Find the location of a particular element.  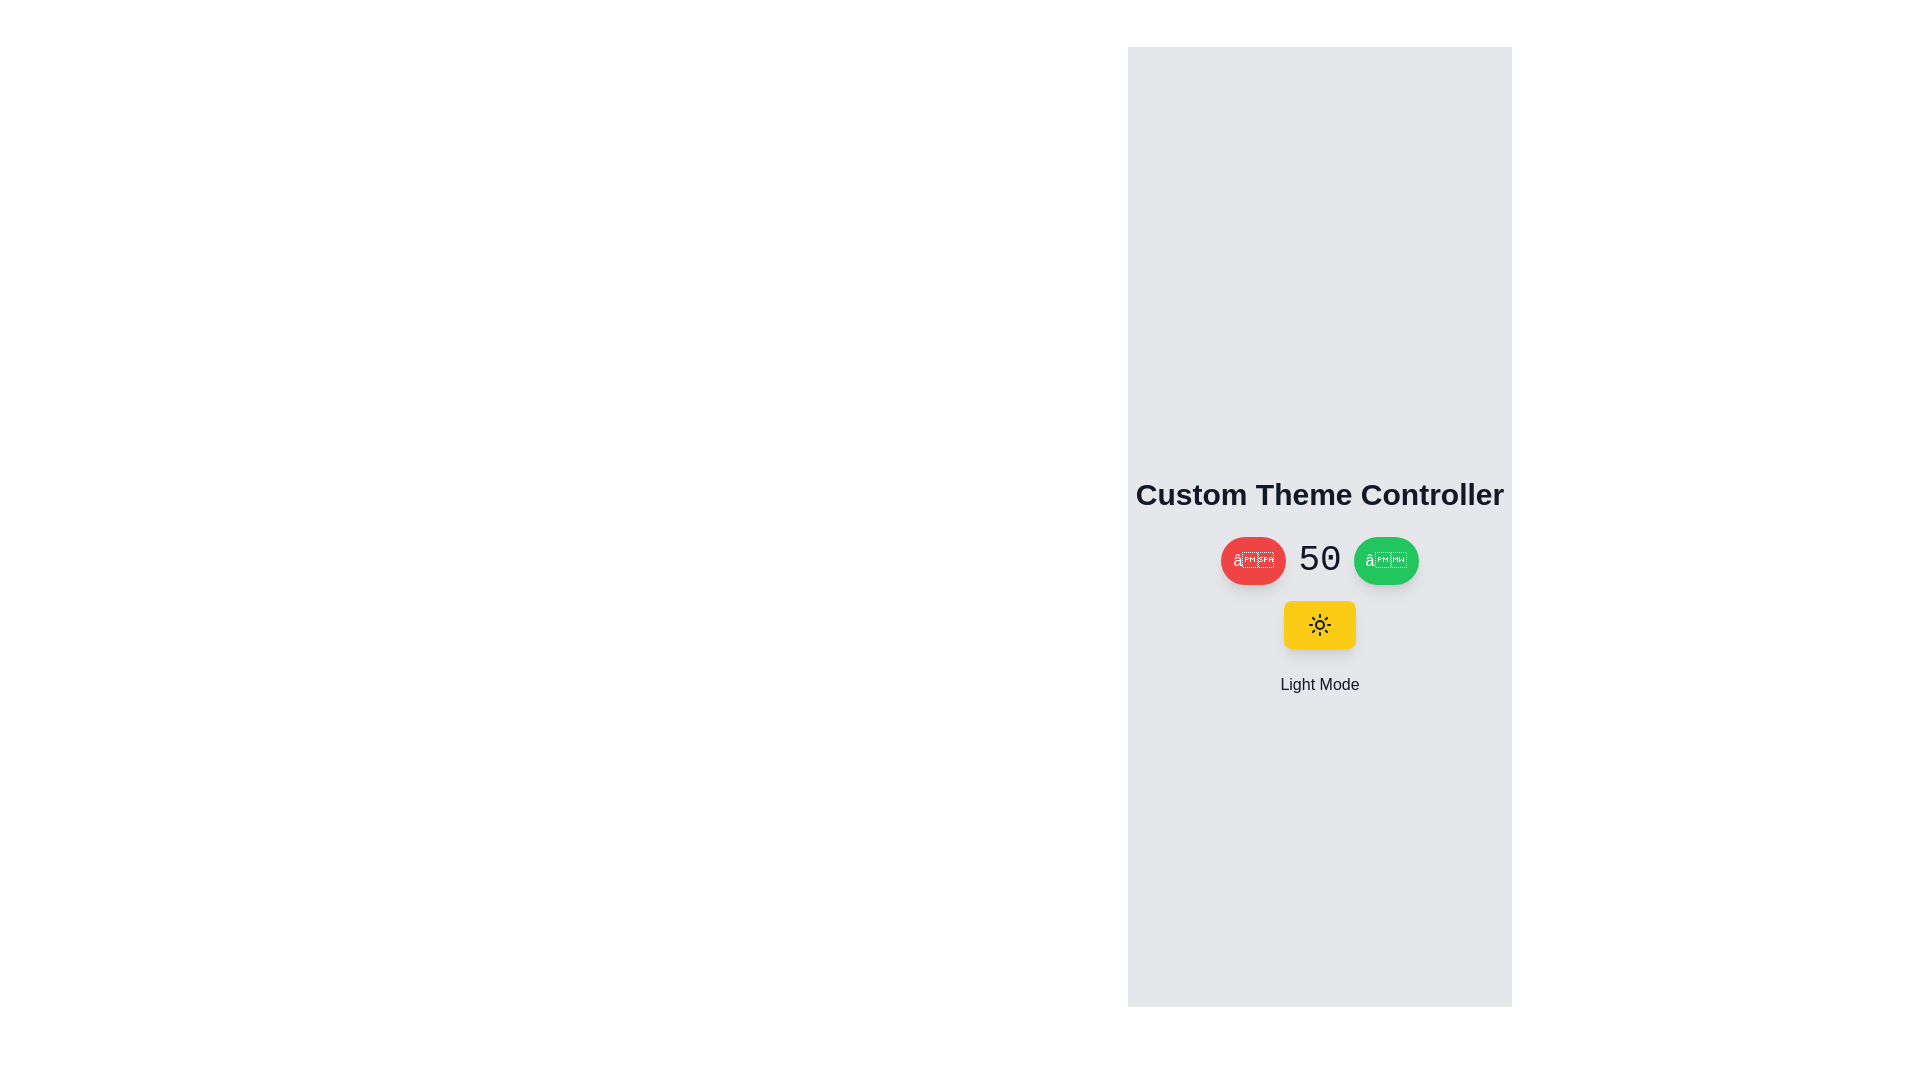

the numeric display text that is centered between a red button on the left and a green button on the right, indicating its purpose to convey a numeric value is located at coordinates (1320, 560).